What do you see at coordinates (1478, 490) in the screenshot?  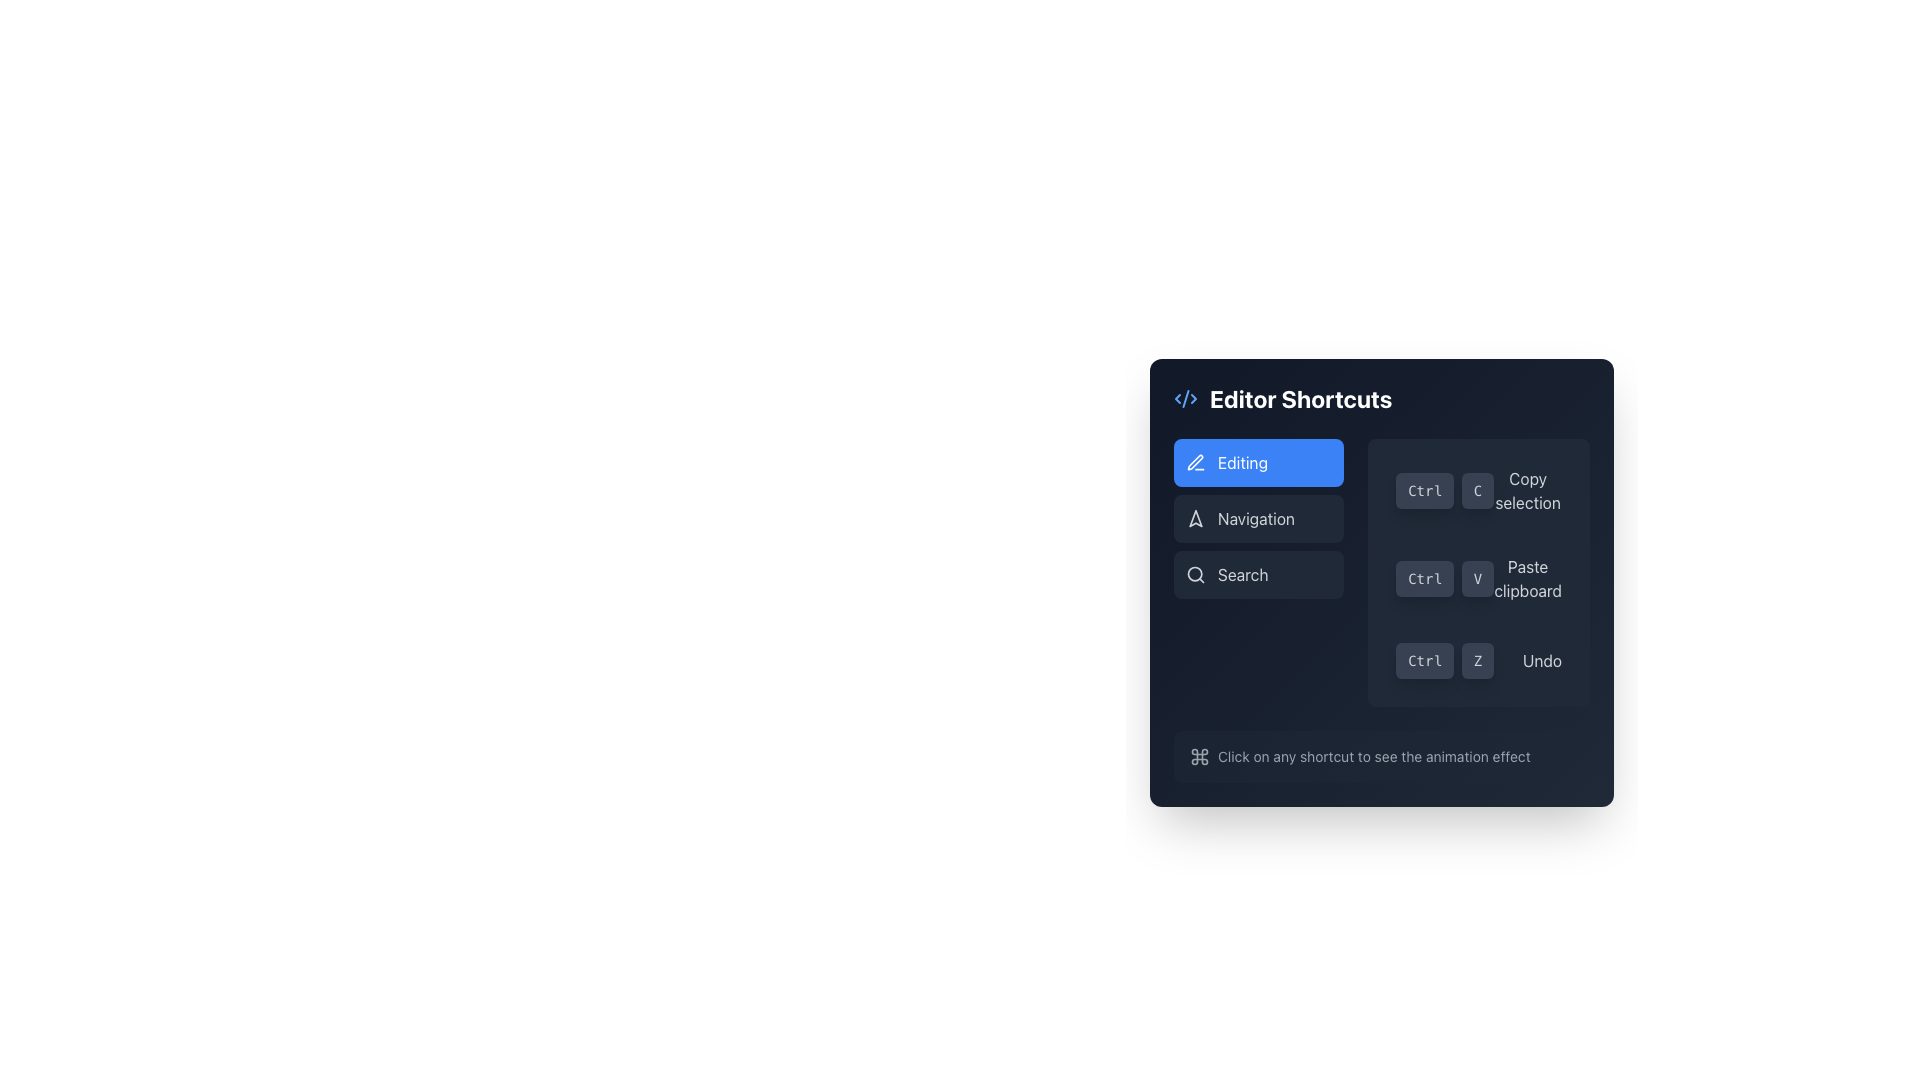 I see `the keyboard shortcut representation for 'Copy selection', located in the upper portion of the 'Editing' section, specifically the first in the vertical list of shortcuts` at bounding box center [1478, 490].